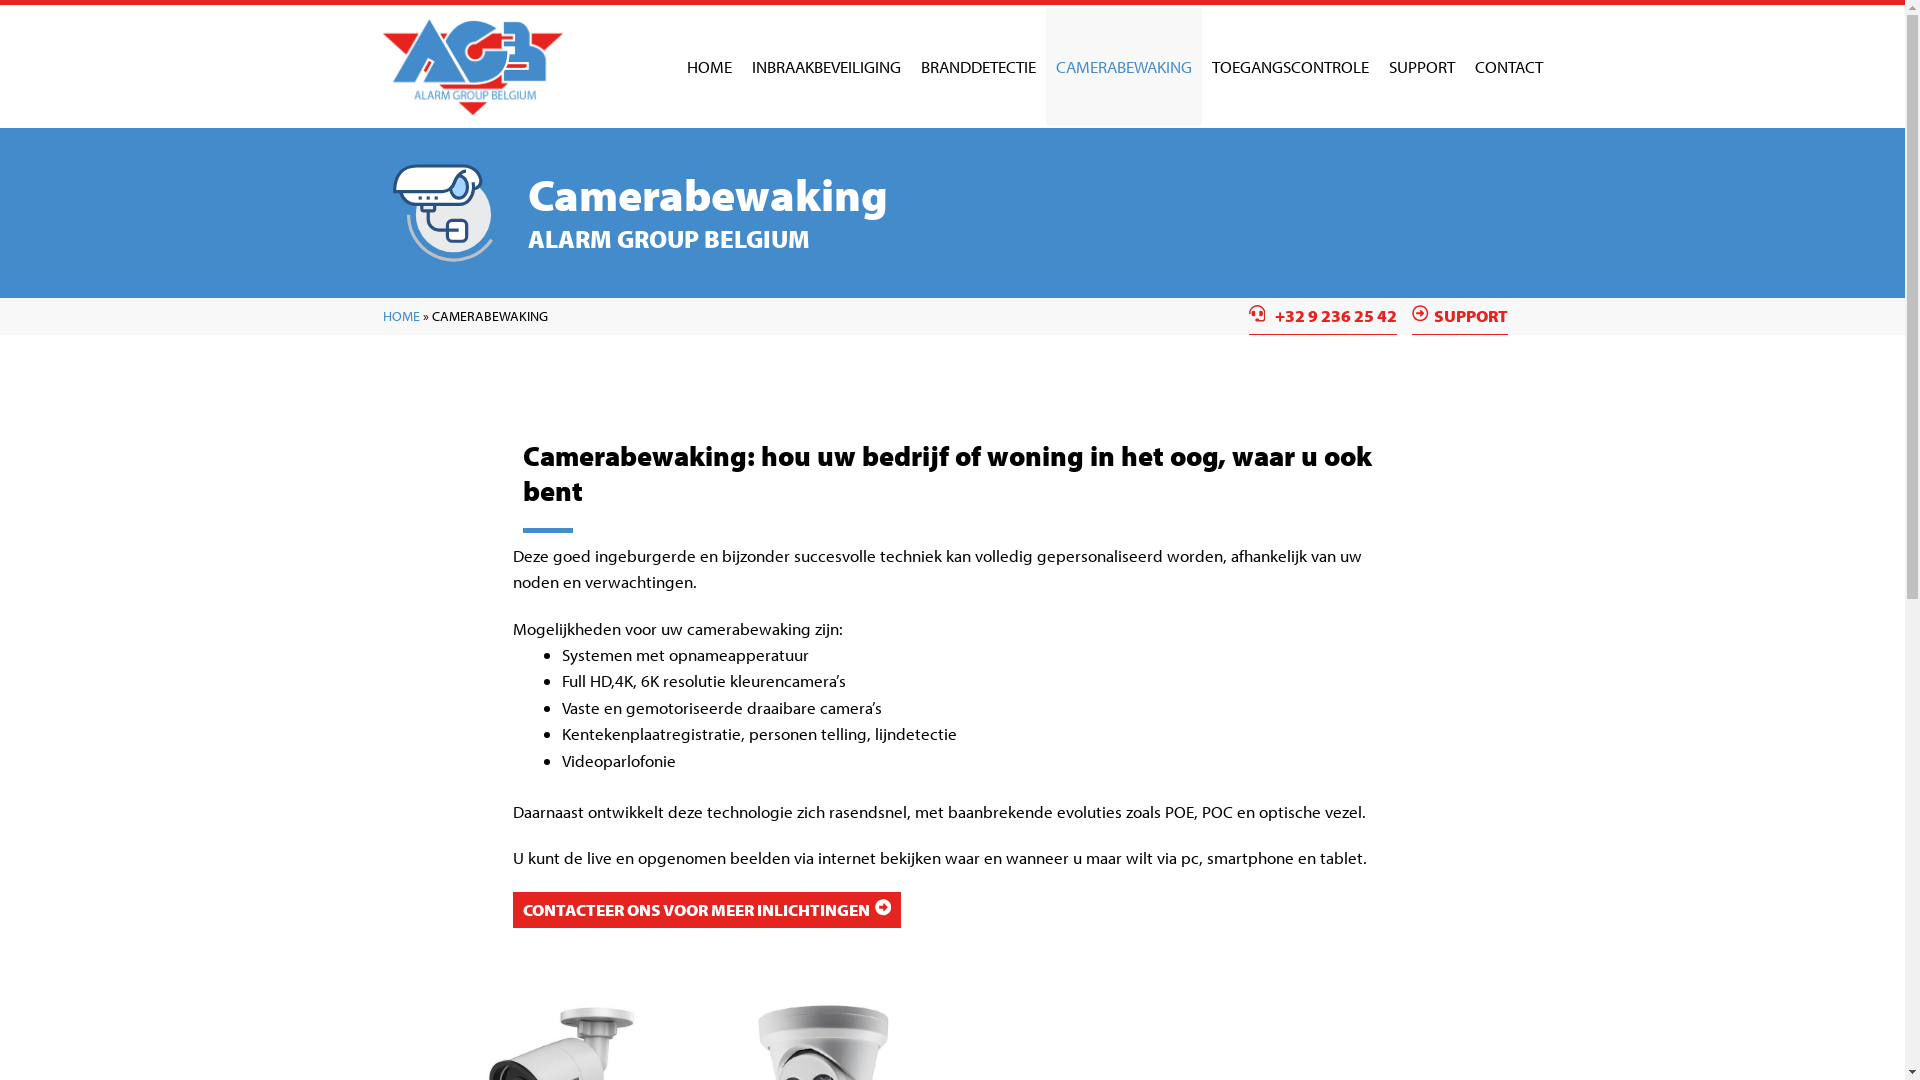  I want to click on 'BRANDDETECTIE', so click(977, 65).